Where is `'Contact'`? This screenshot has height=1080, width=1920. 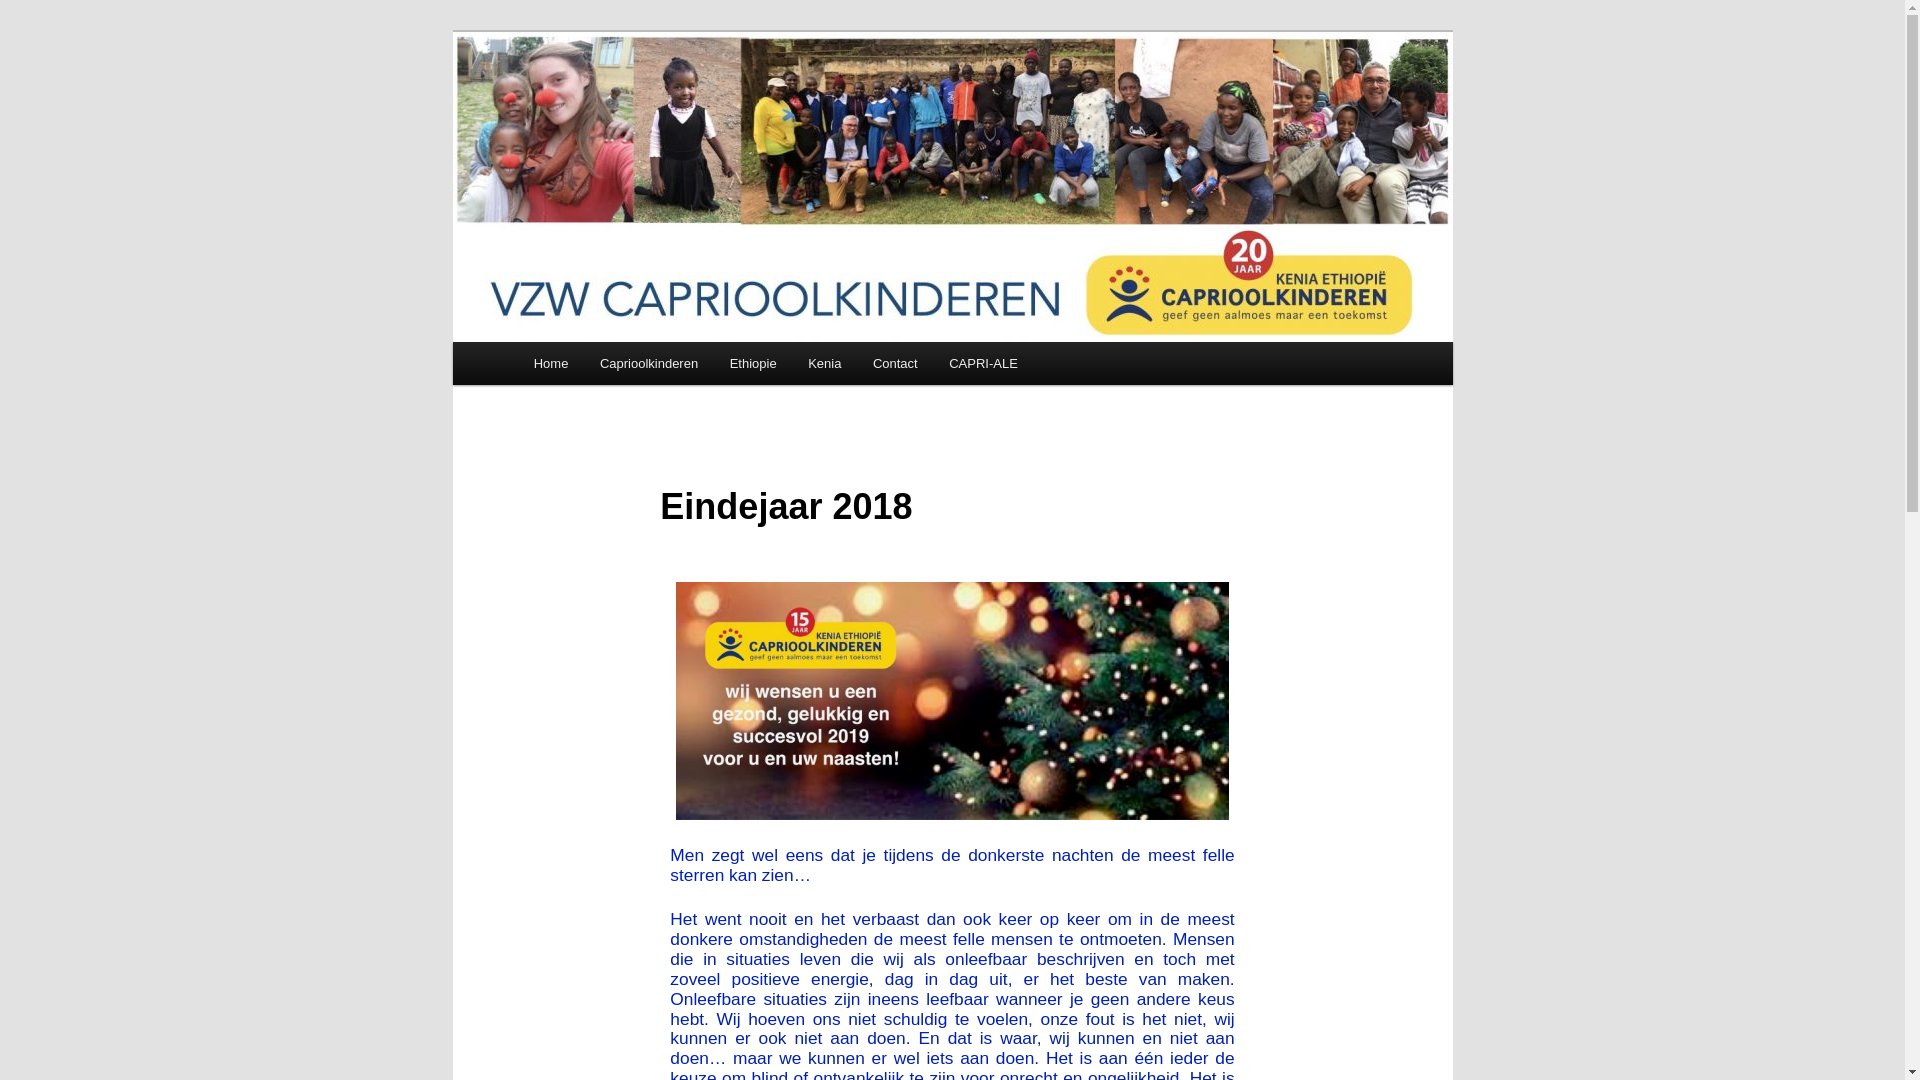
'Contact' is located at coordinates (893, 363).